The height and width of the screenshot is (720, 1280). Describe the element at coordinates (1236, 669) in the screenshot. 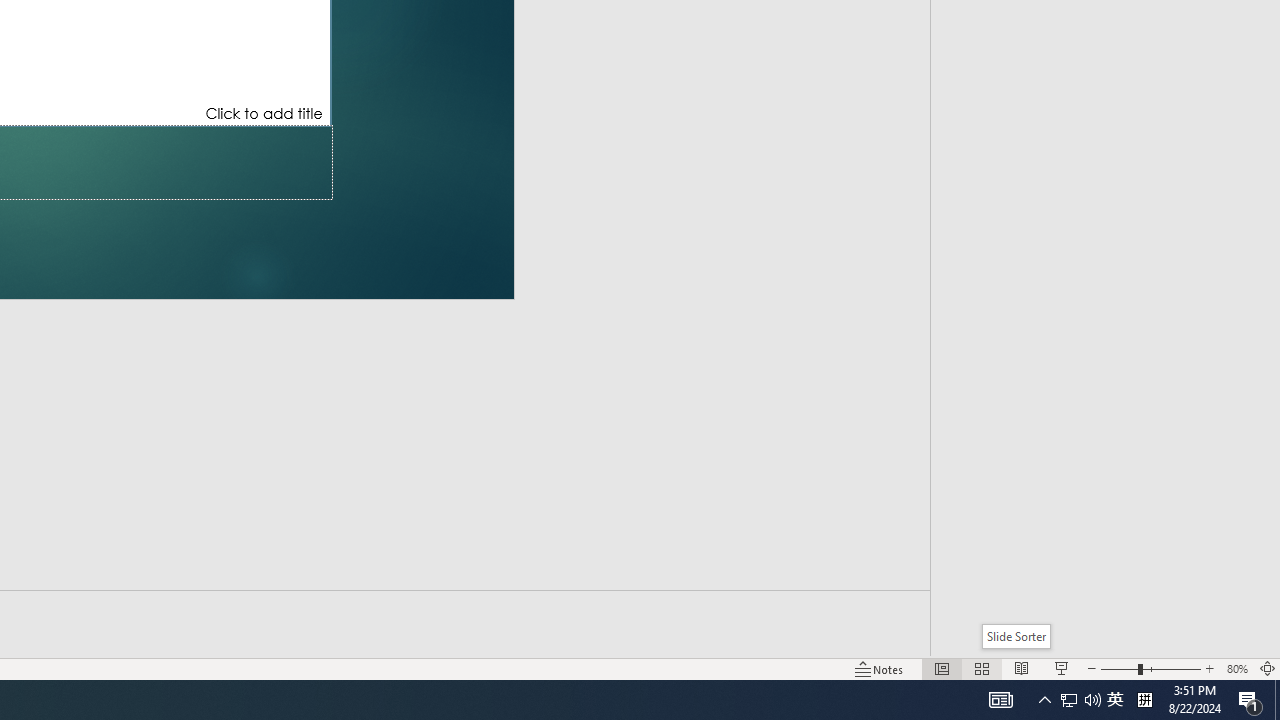

I see `'Zoom 80%'` at that location.